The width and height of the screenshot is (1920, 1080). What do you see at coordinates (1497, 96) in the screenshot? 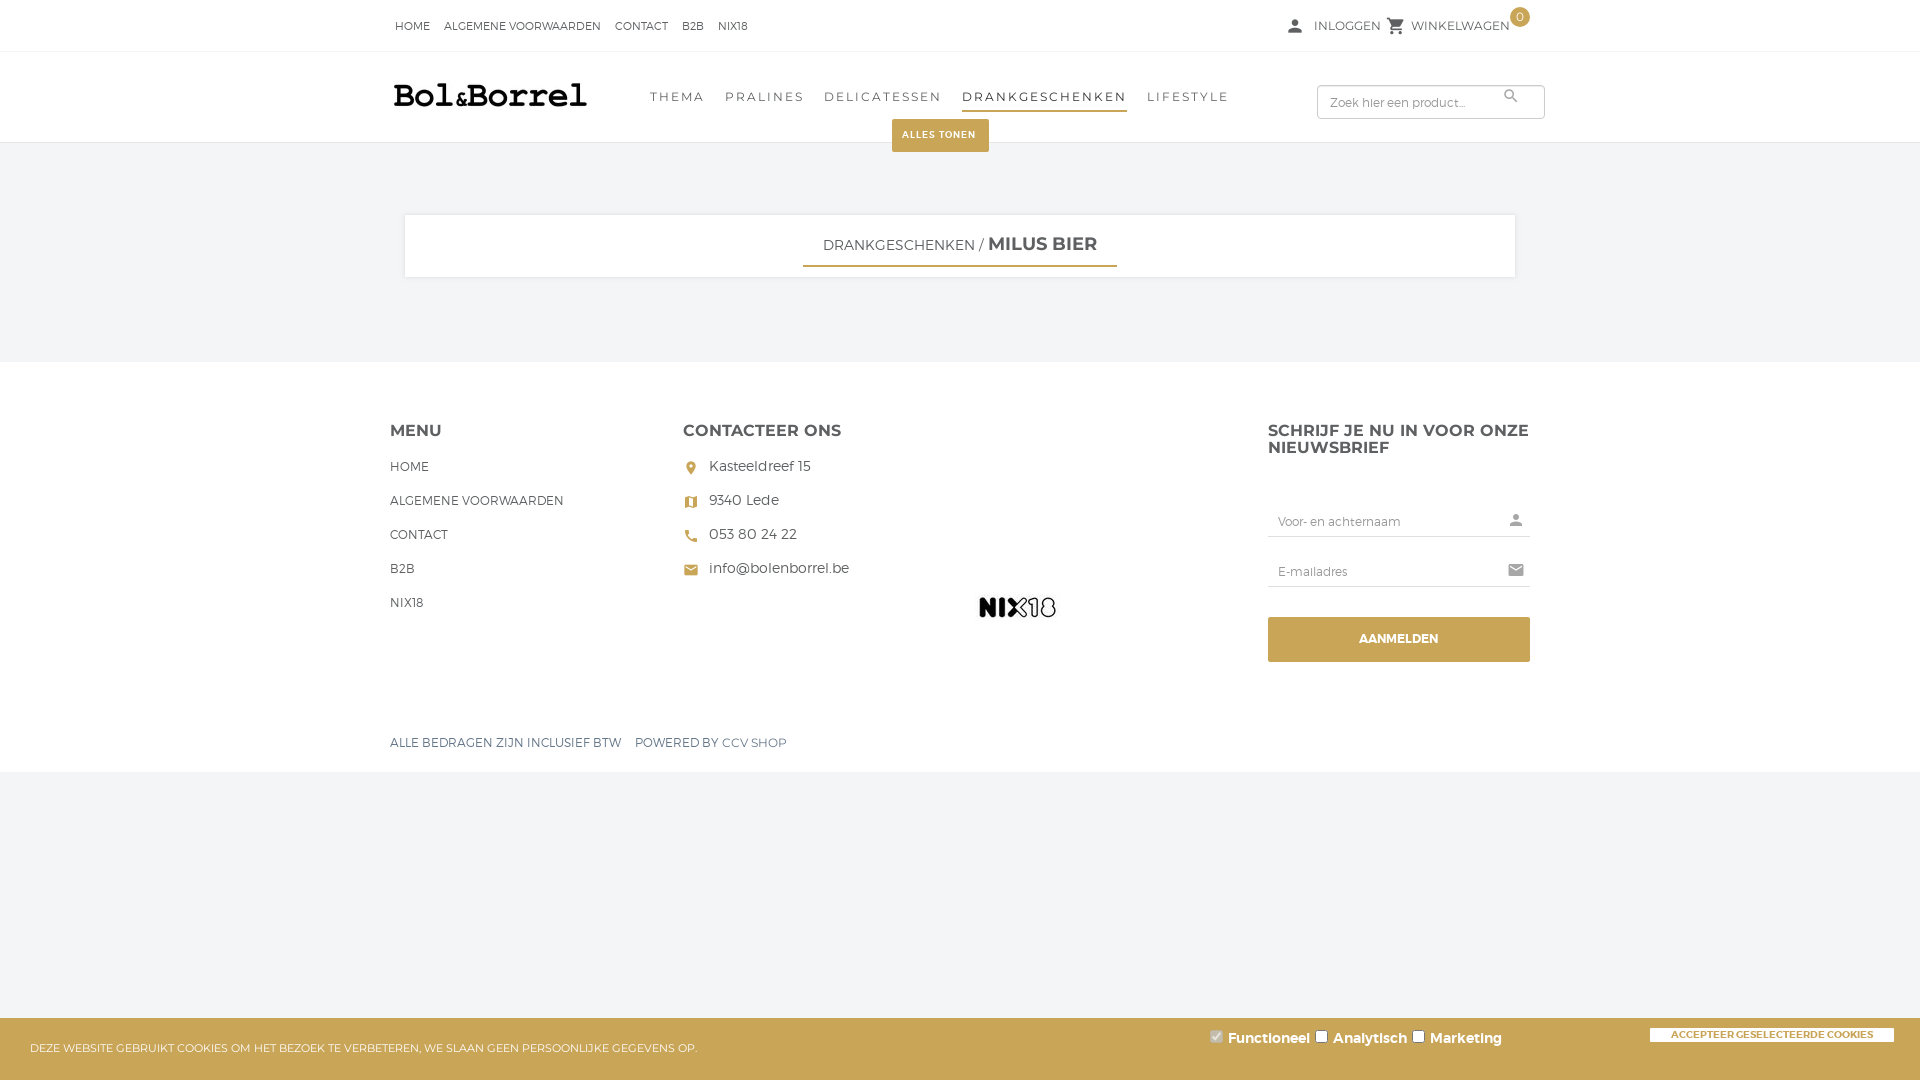
I see `'search'` at bounding box center [1497, 96].